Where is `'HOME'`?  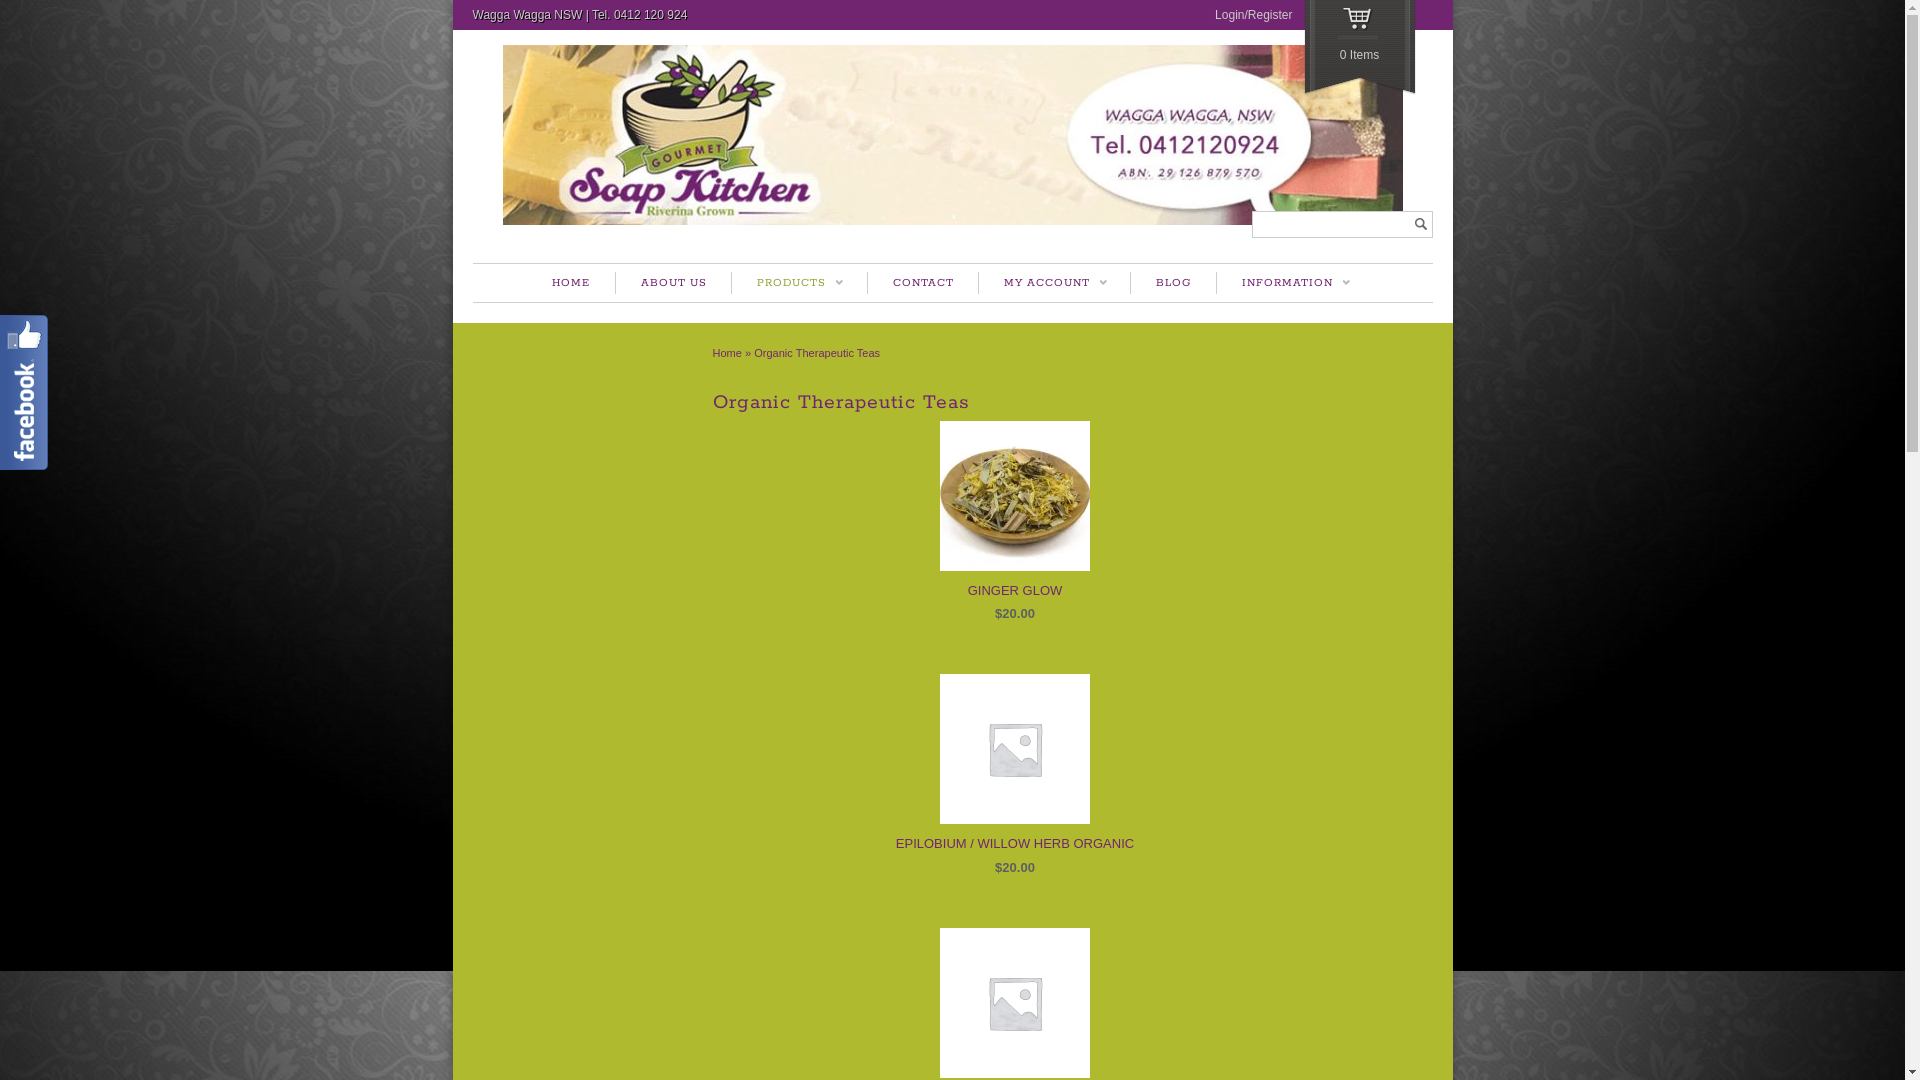
'HOME' is located at coordinates (570, 282).